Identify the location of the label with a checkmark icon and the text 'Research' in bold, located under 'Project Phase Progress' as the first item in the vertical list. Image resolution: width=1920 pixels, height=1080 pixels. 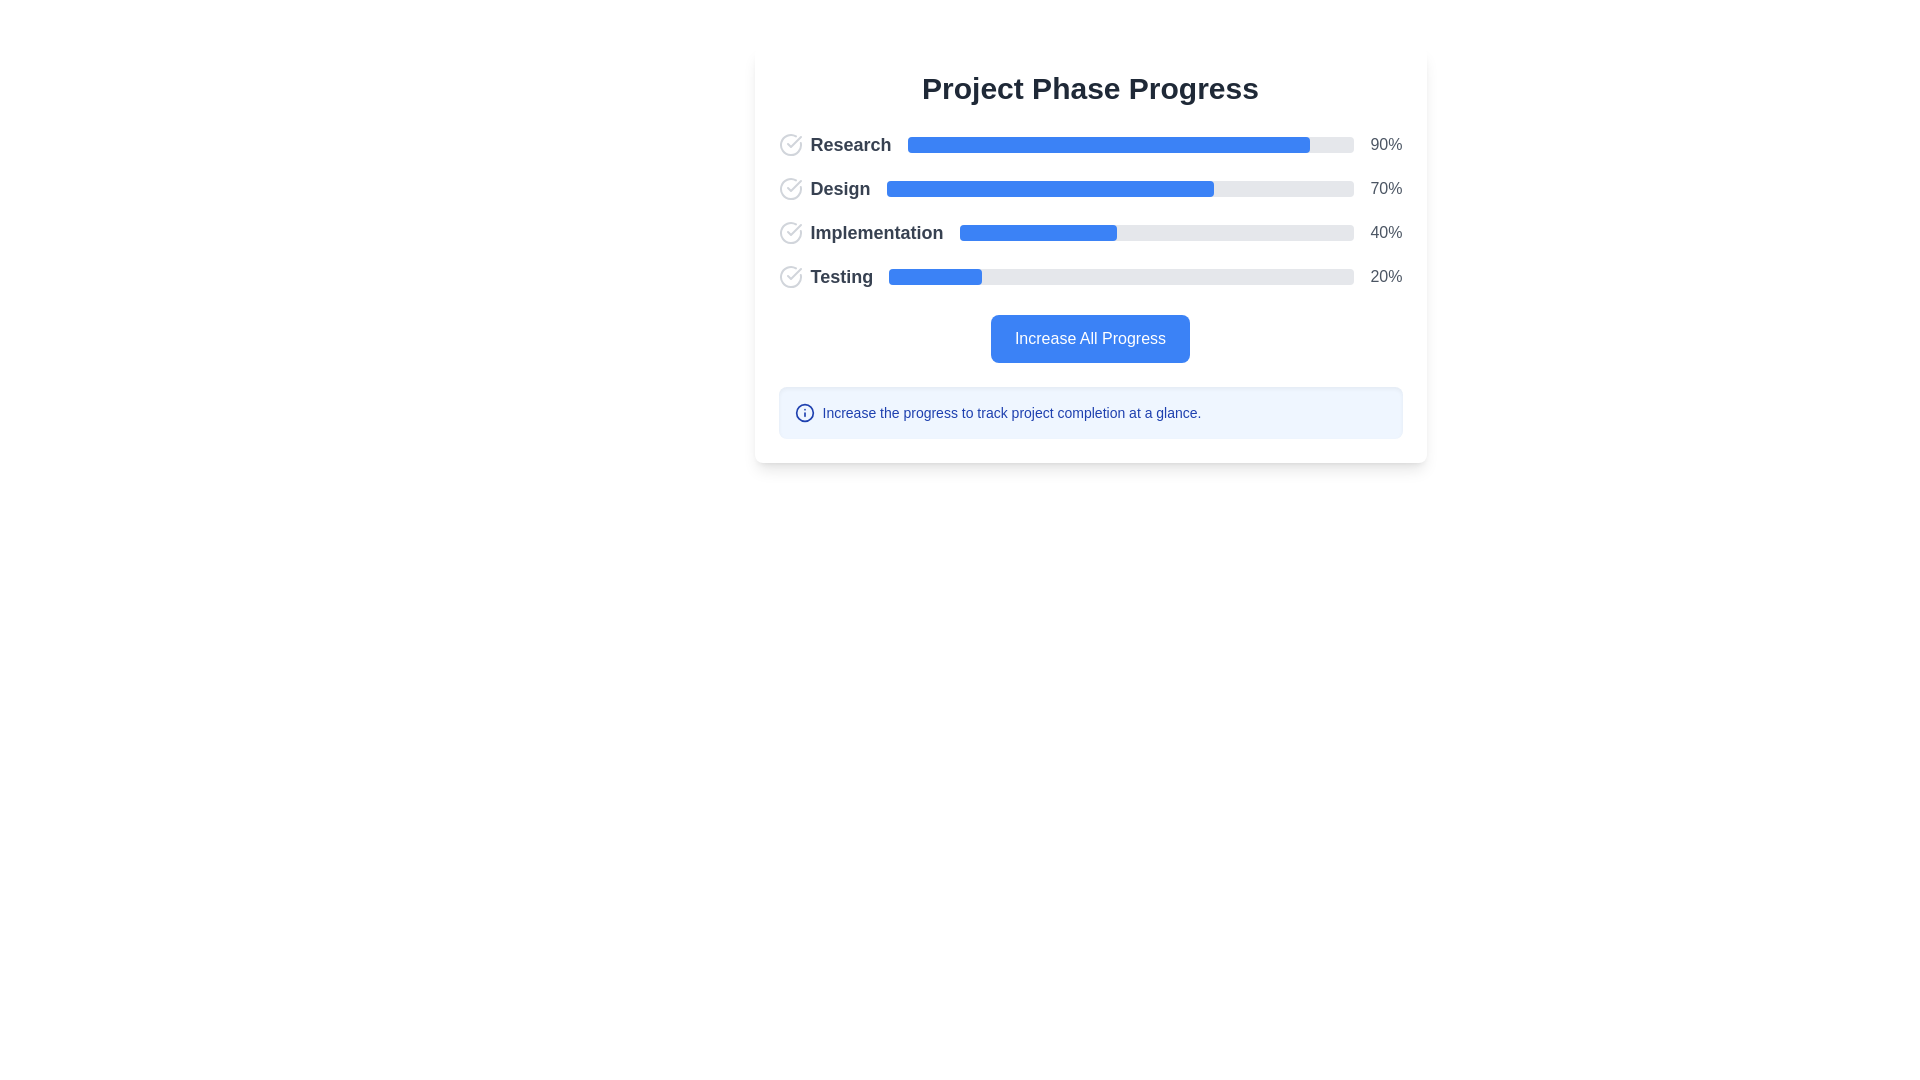
(835, 144).